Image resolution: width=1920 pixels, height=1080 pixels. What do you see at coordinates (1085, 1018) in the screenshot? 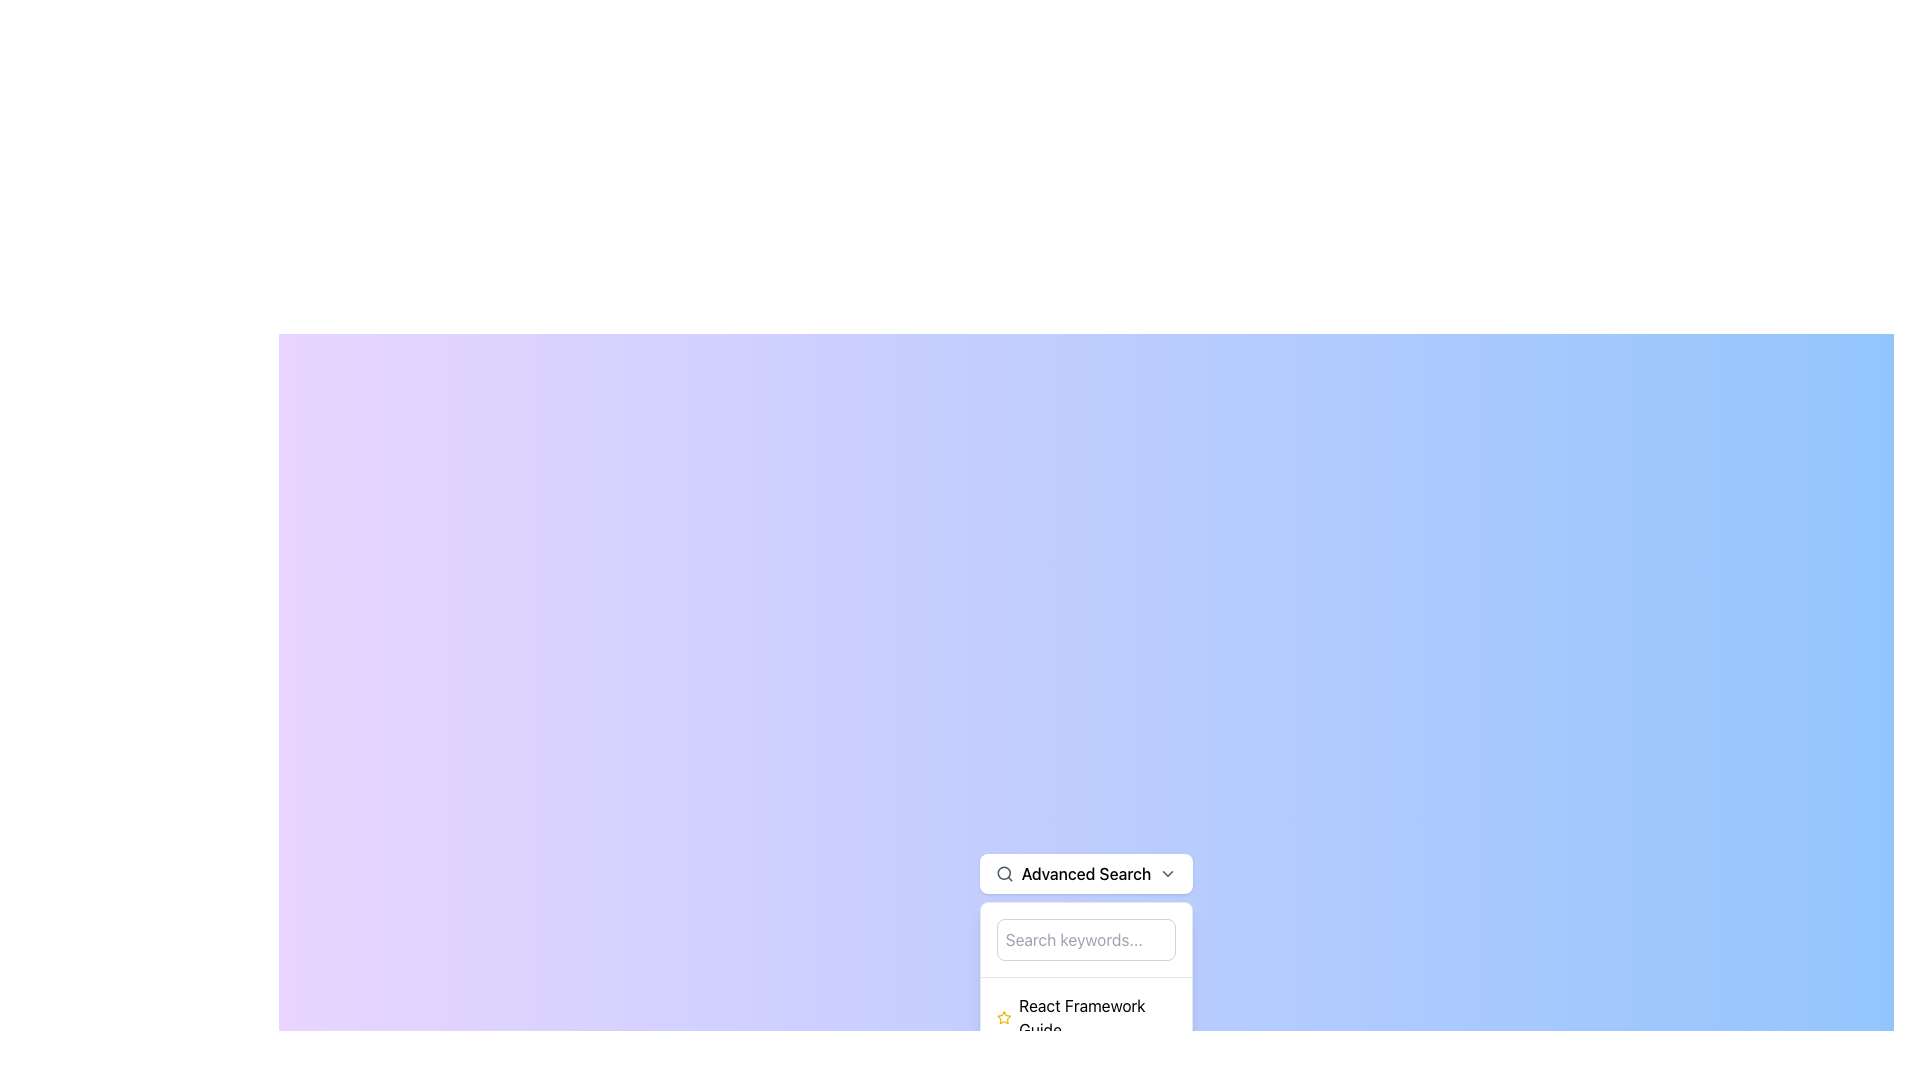
I see `the text label with a star icon representing the 'React Framework Guide' menu item` at bounding box center [1085, 1018].